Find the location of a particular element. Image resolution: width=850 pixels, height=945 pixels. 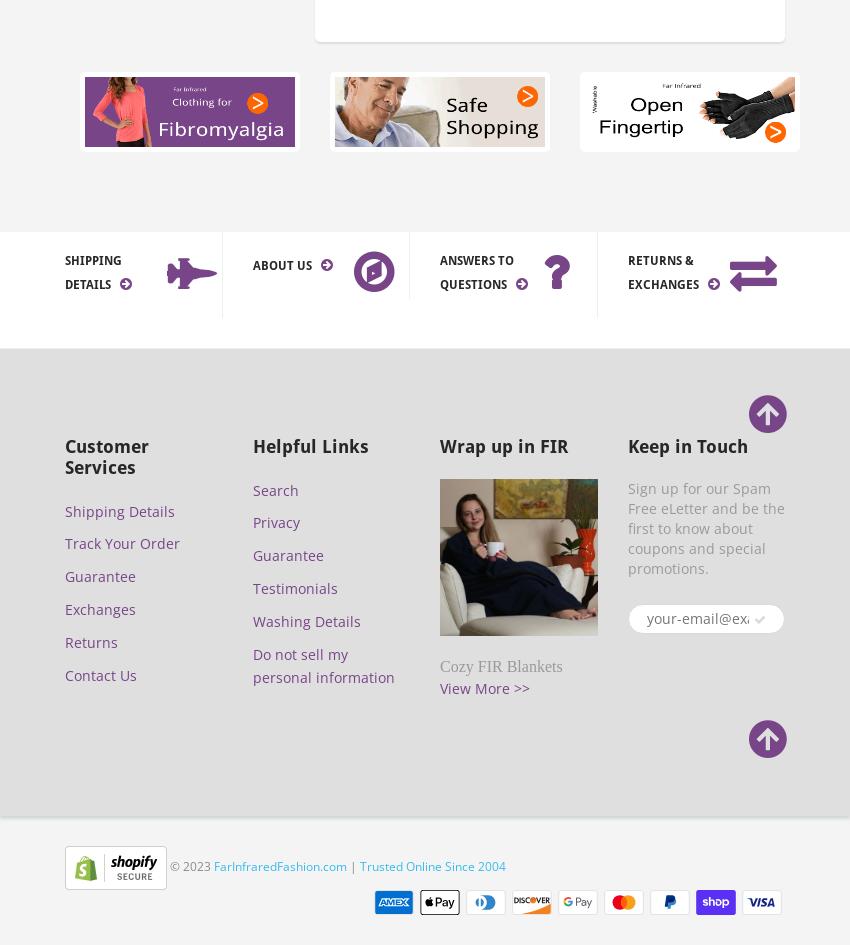

'Trusted Online Since 2004' is located at coordinates (431, 866).